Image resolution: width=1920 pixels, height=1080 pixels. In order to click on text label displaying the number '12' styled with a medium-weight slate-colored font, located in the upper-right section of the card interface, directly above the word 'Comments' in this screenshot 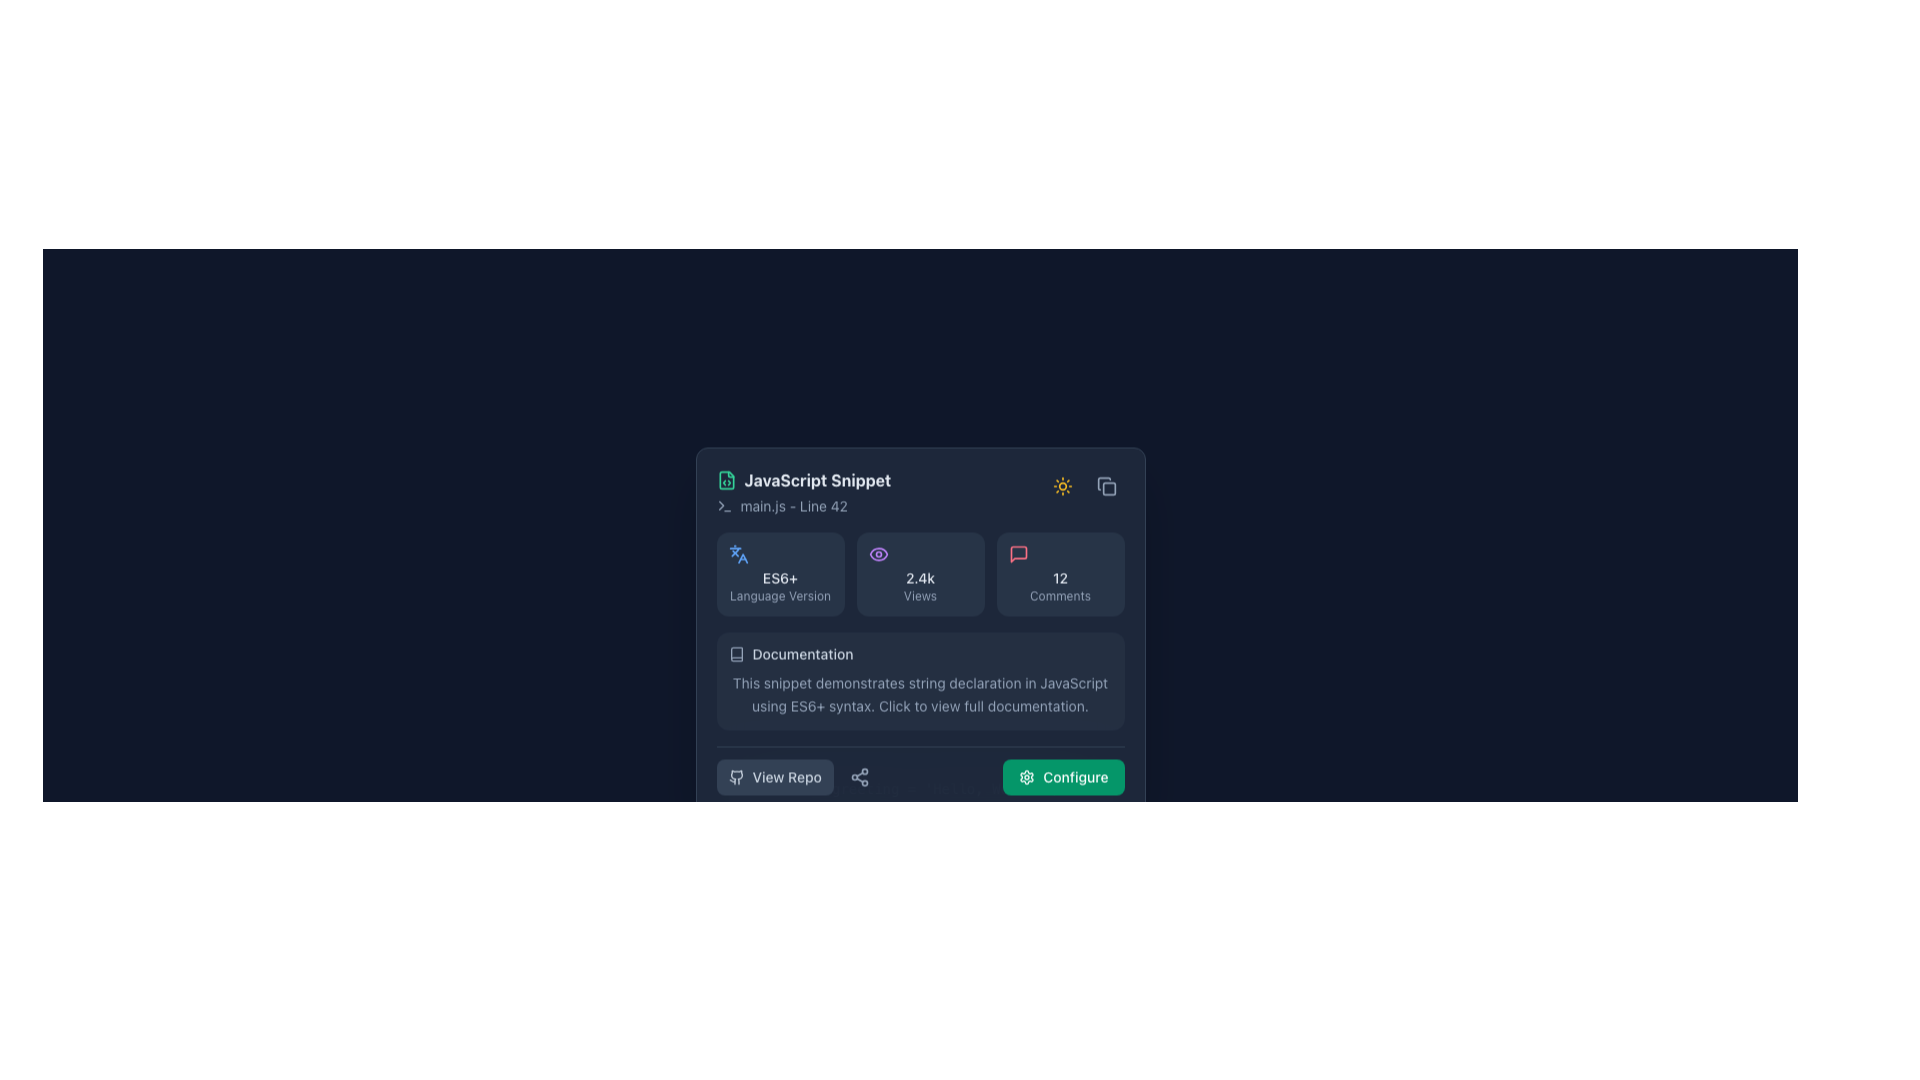, I will do `click(1059, 578)`.